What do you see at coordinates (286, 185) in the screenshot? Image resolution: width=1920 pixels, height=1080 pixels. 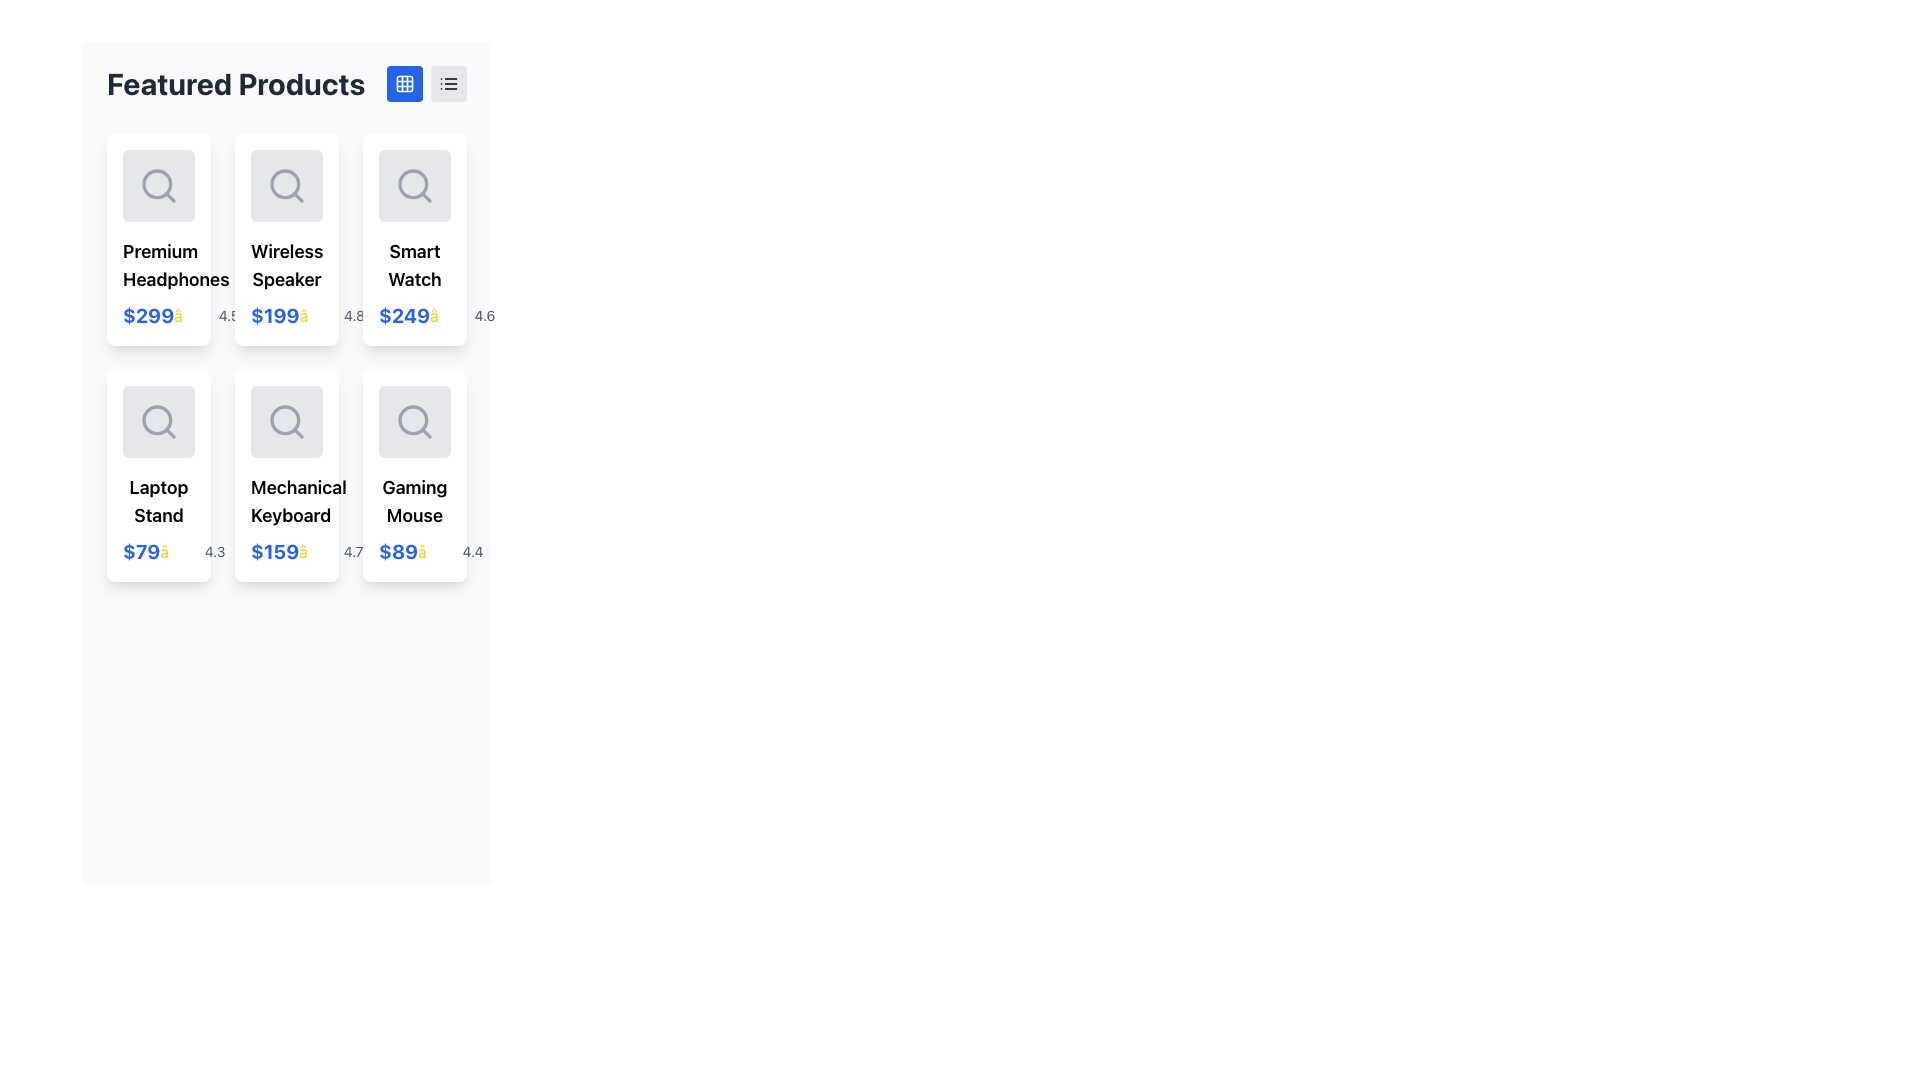 I see `the center of the search icon located in the second product card of the top row` at bounding box center [286, 185].